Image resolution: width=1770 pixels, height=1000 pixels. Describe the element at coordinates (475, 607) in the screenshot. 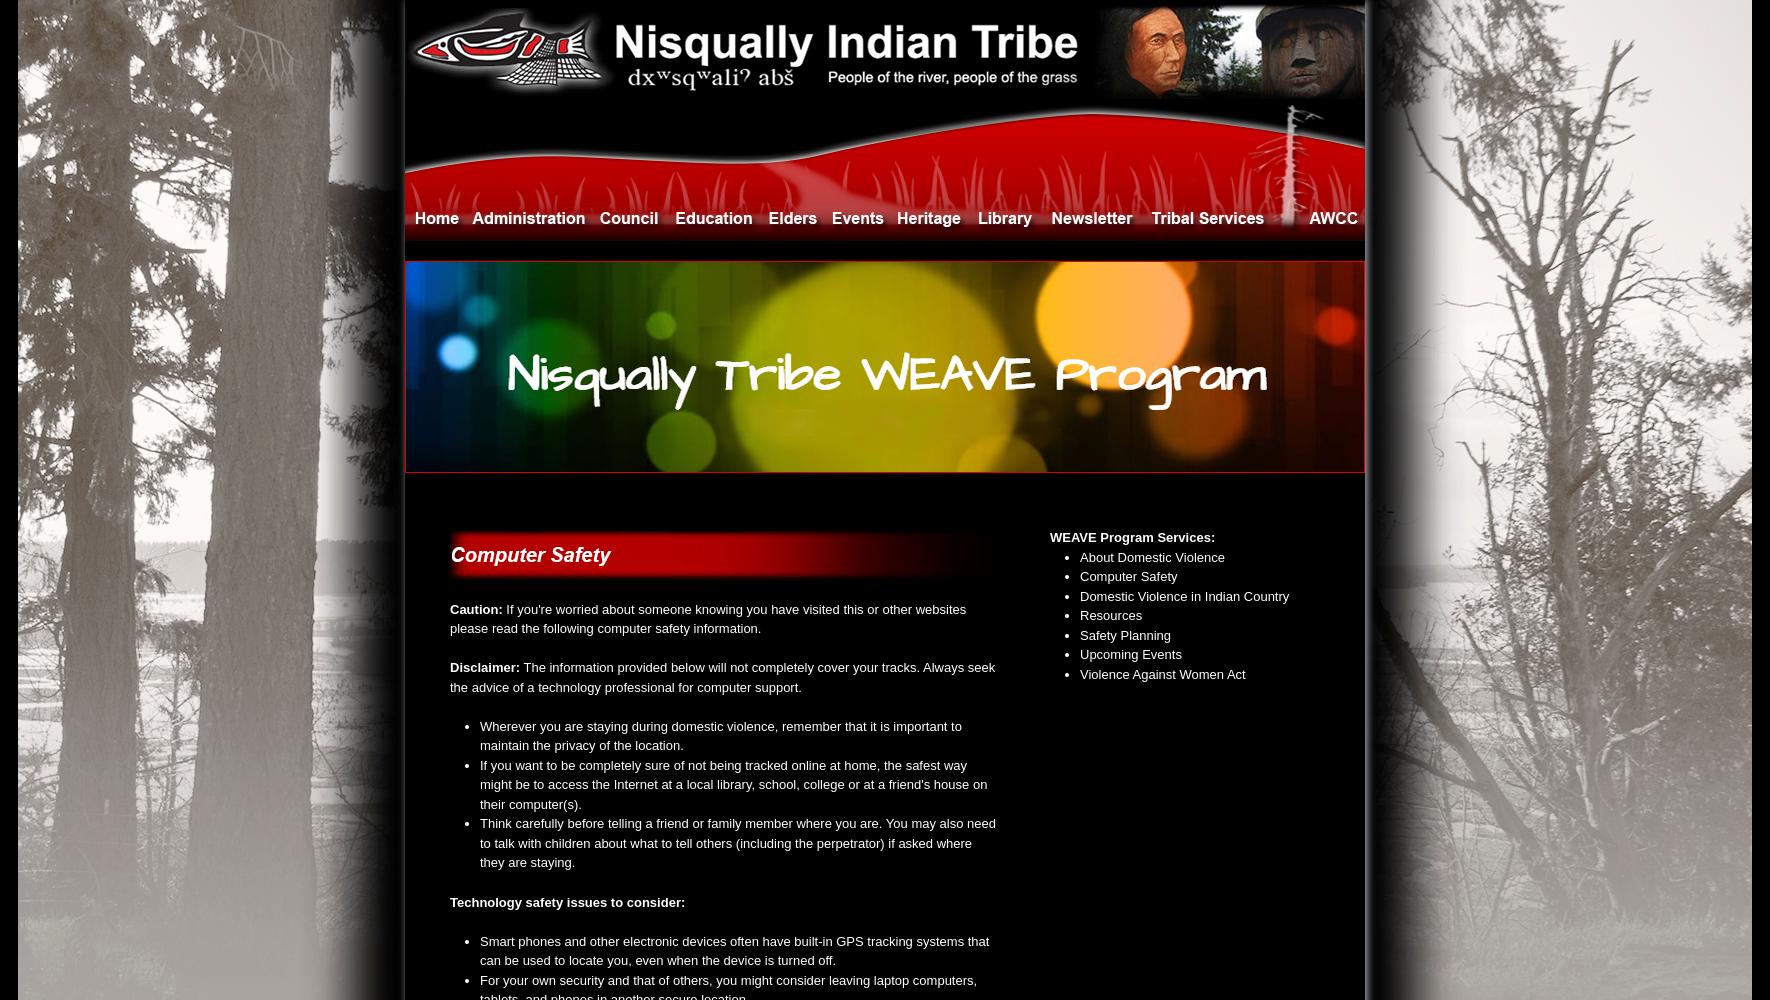

I see `'Caution:'` at that location.